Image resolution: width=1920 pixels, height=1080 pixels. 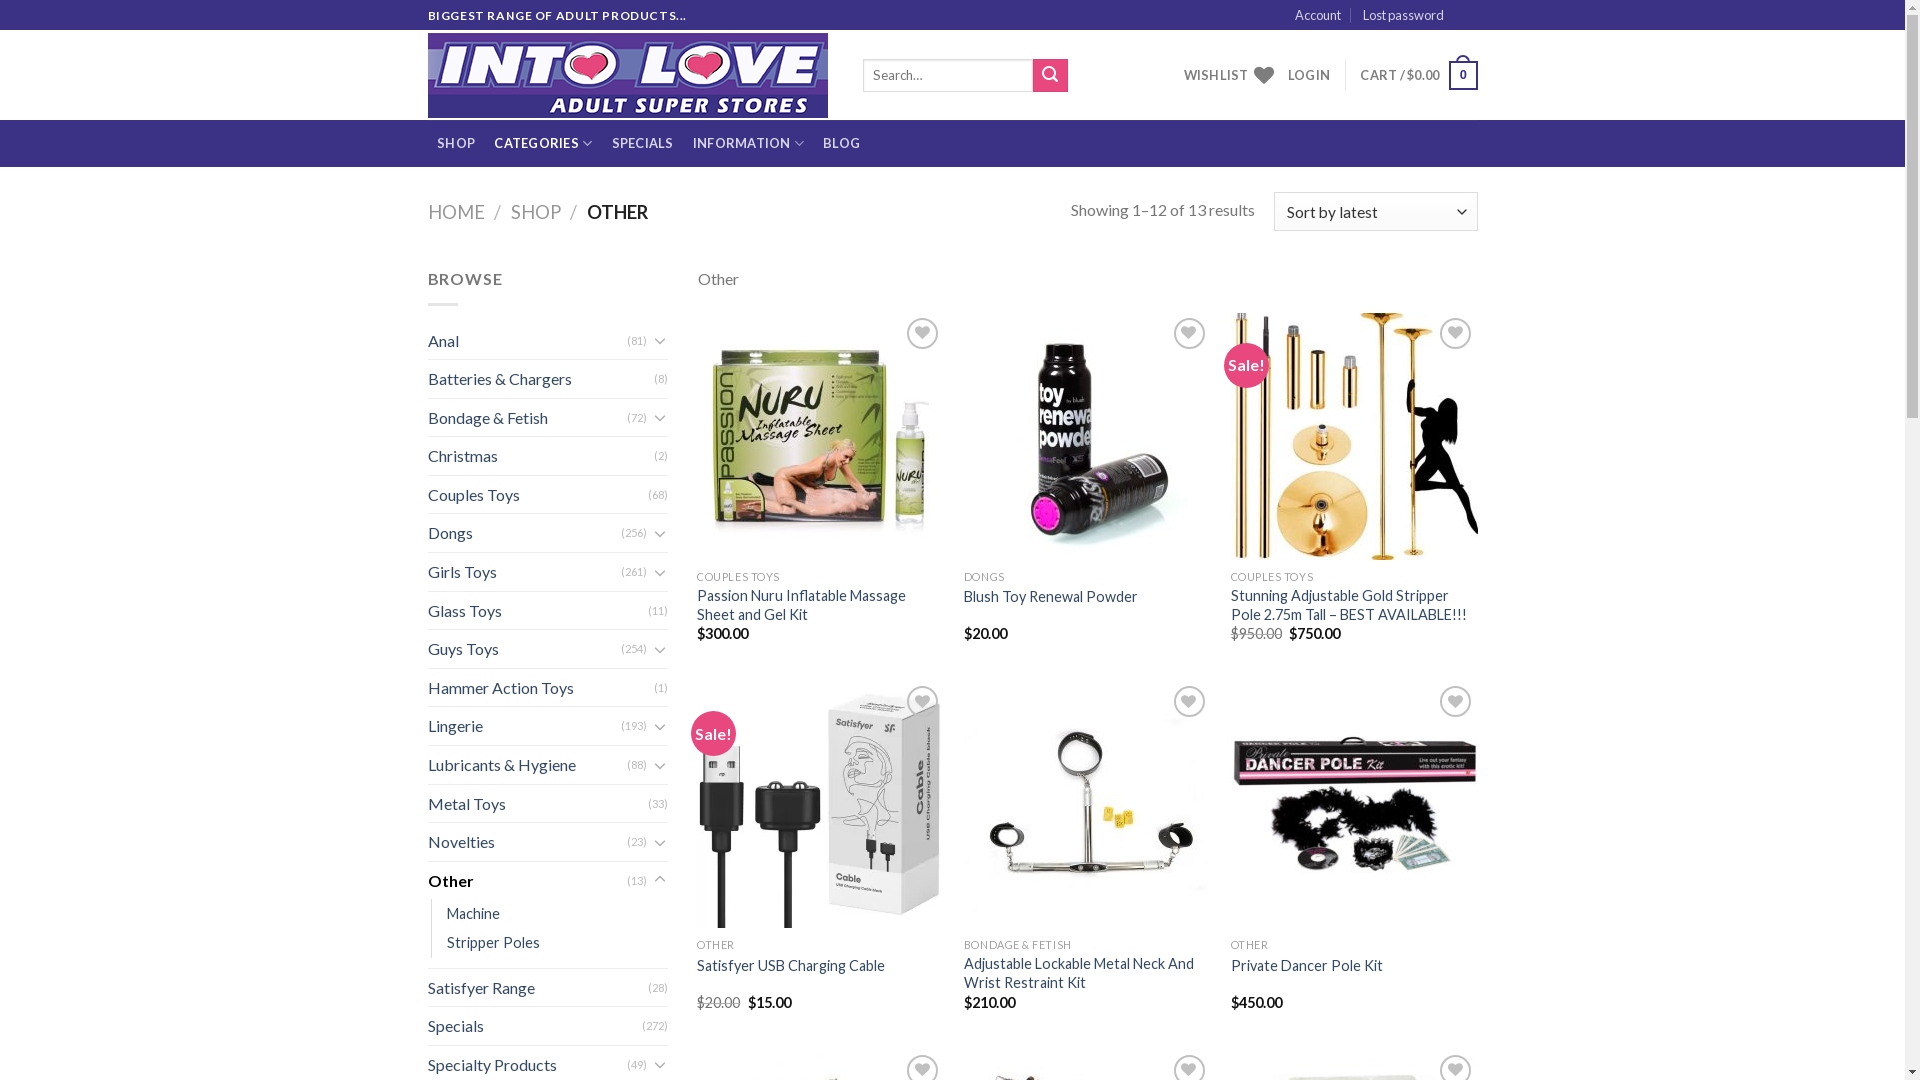 I want to click on 'Stripper Poles', so click(x=492, y=942).